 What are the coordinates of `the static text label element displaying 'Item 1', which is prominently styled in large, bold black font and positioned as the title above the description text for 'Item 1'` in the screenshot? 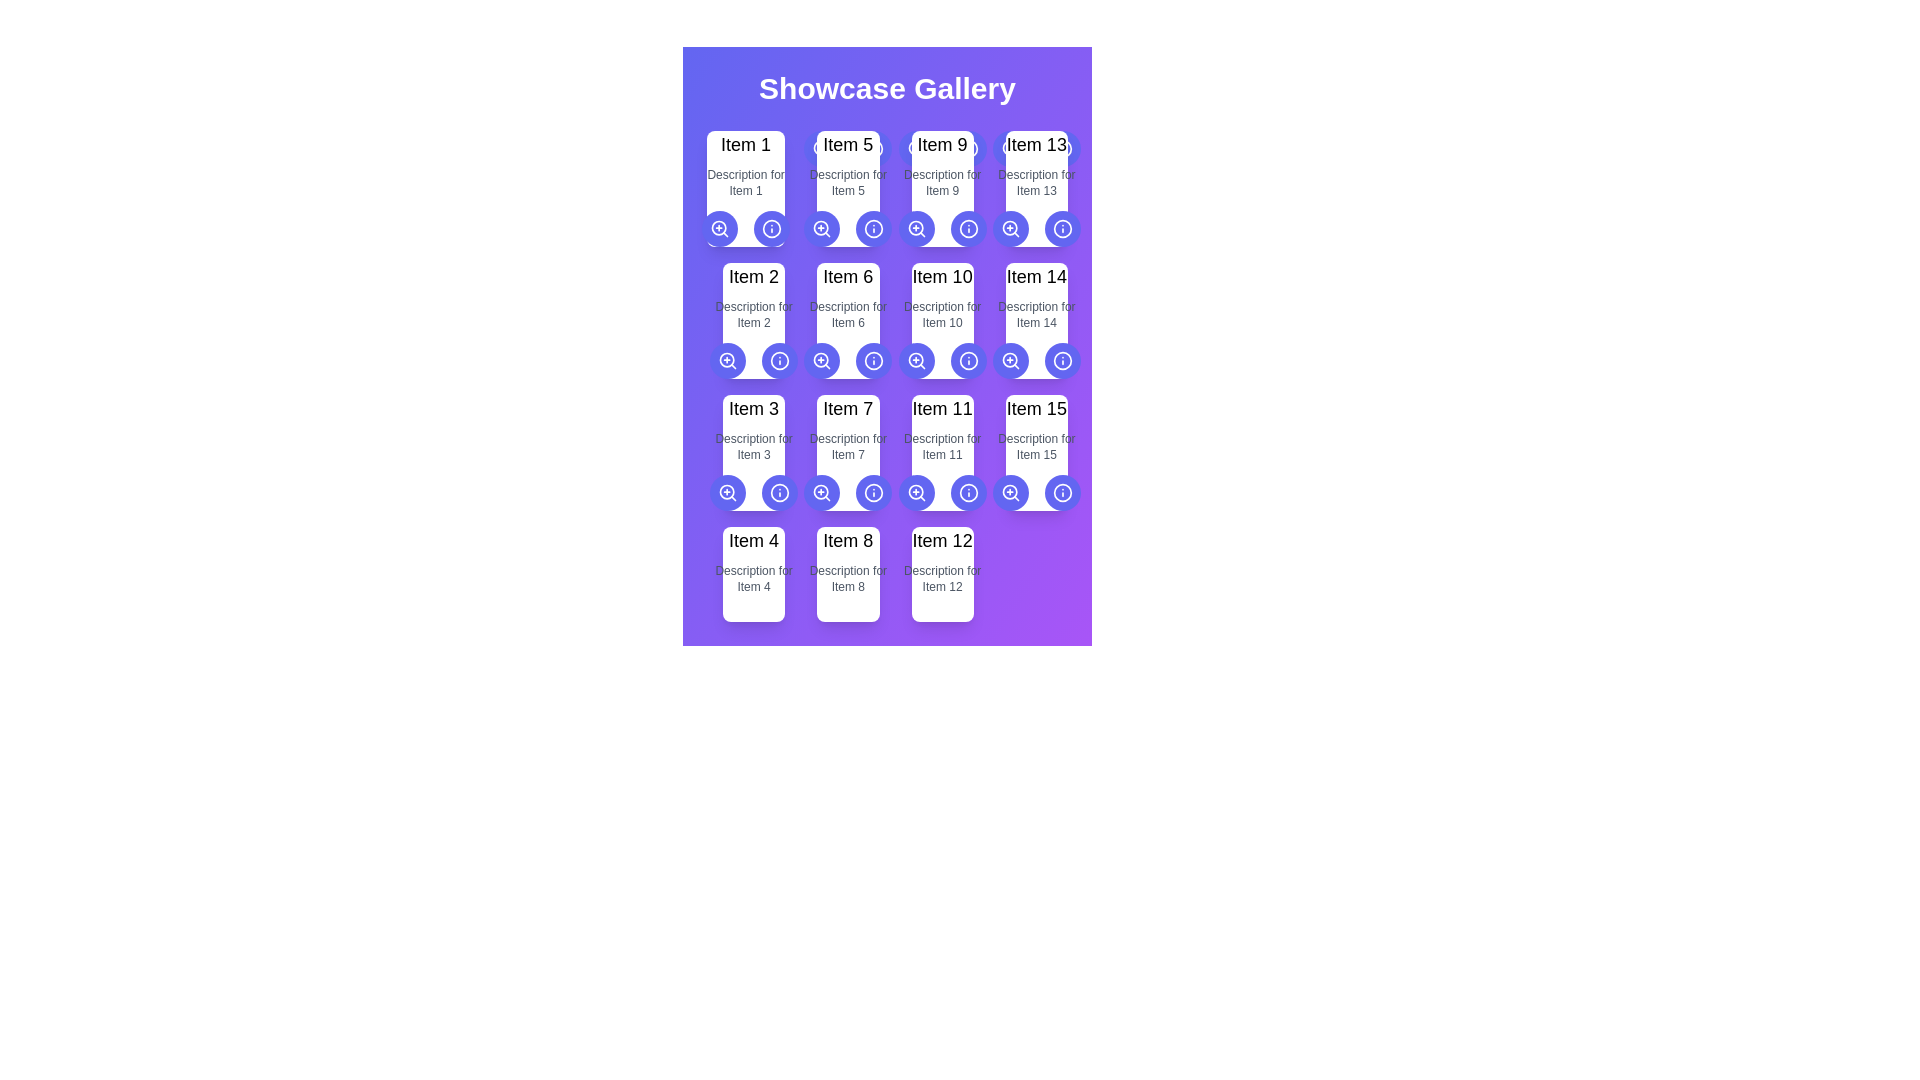 It's located at (745, 144).